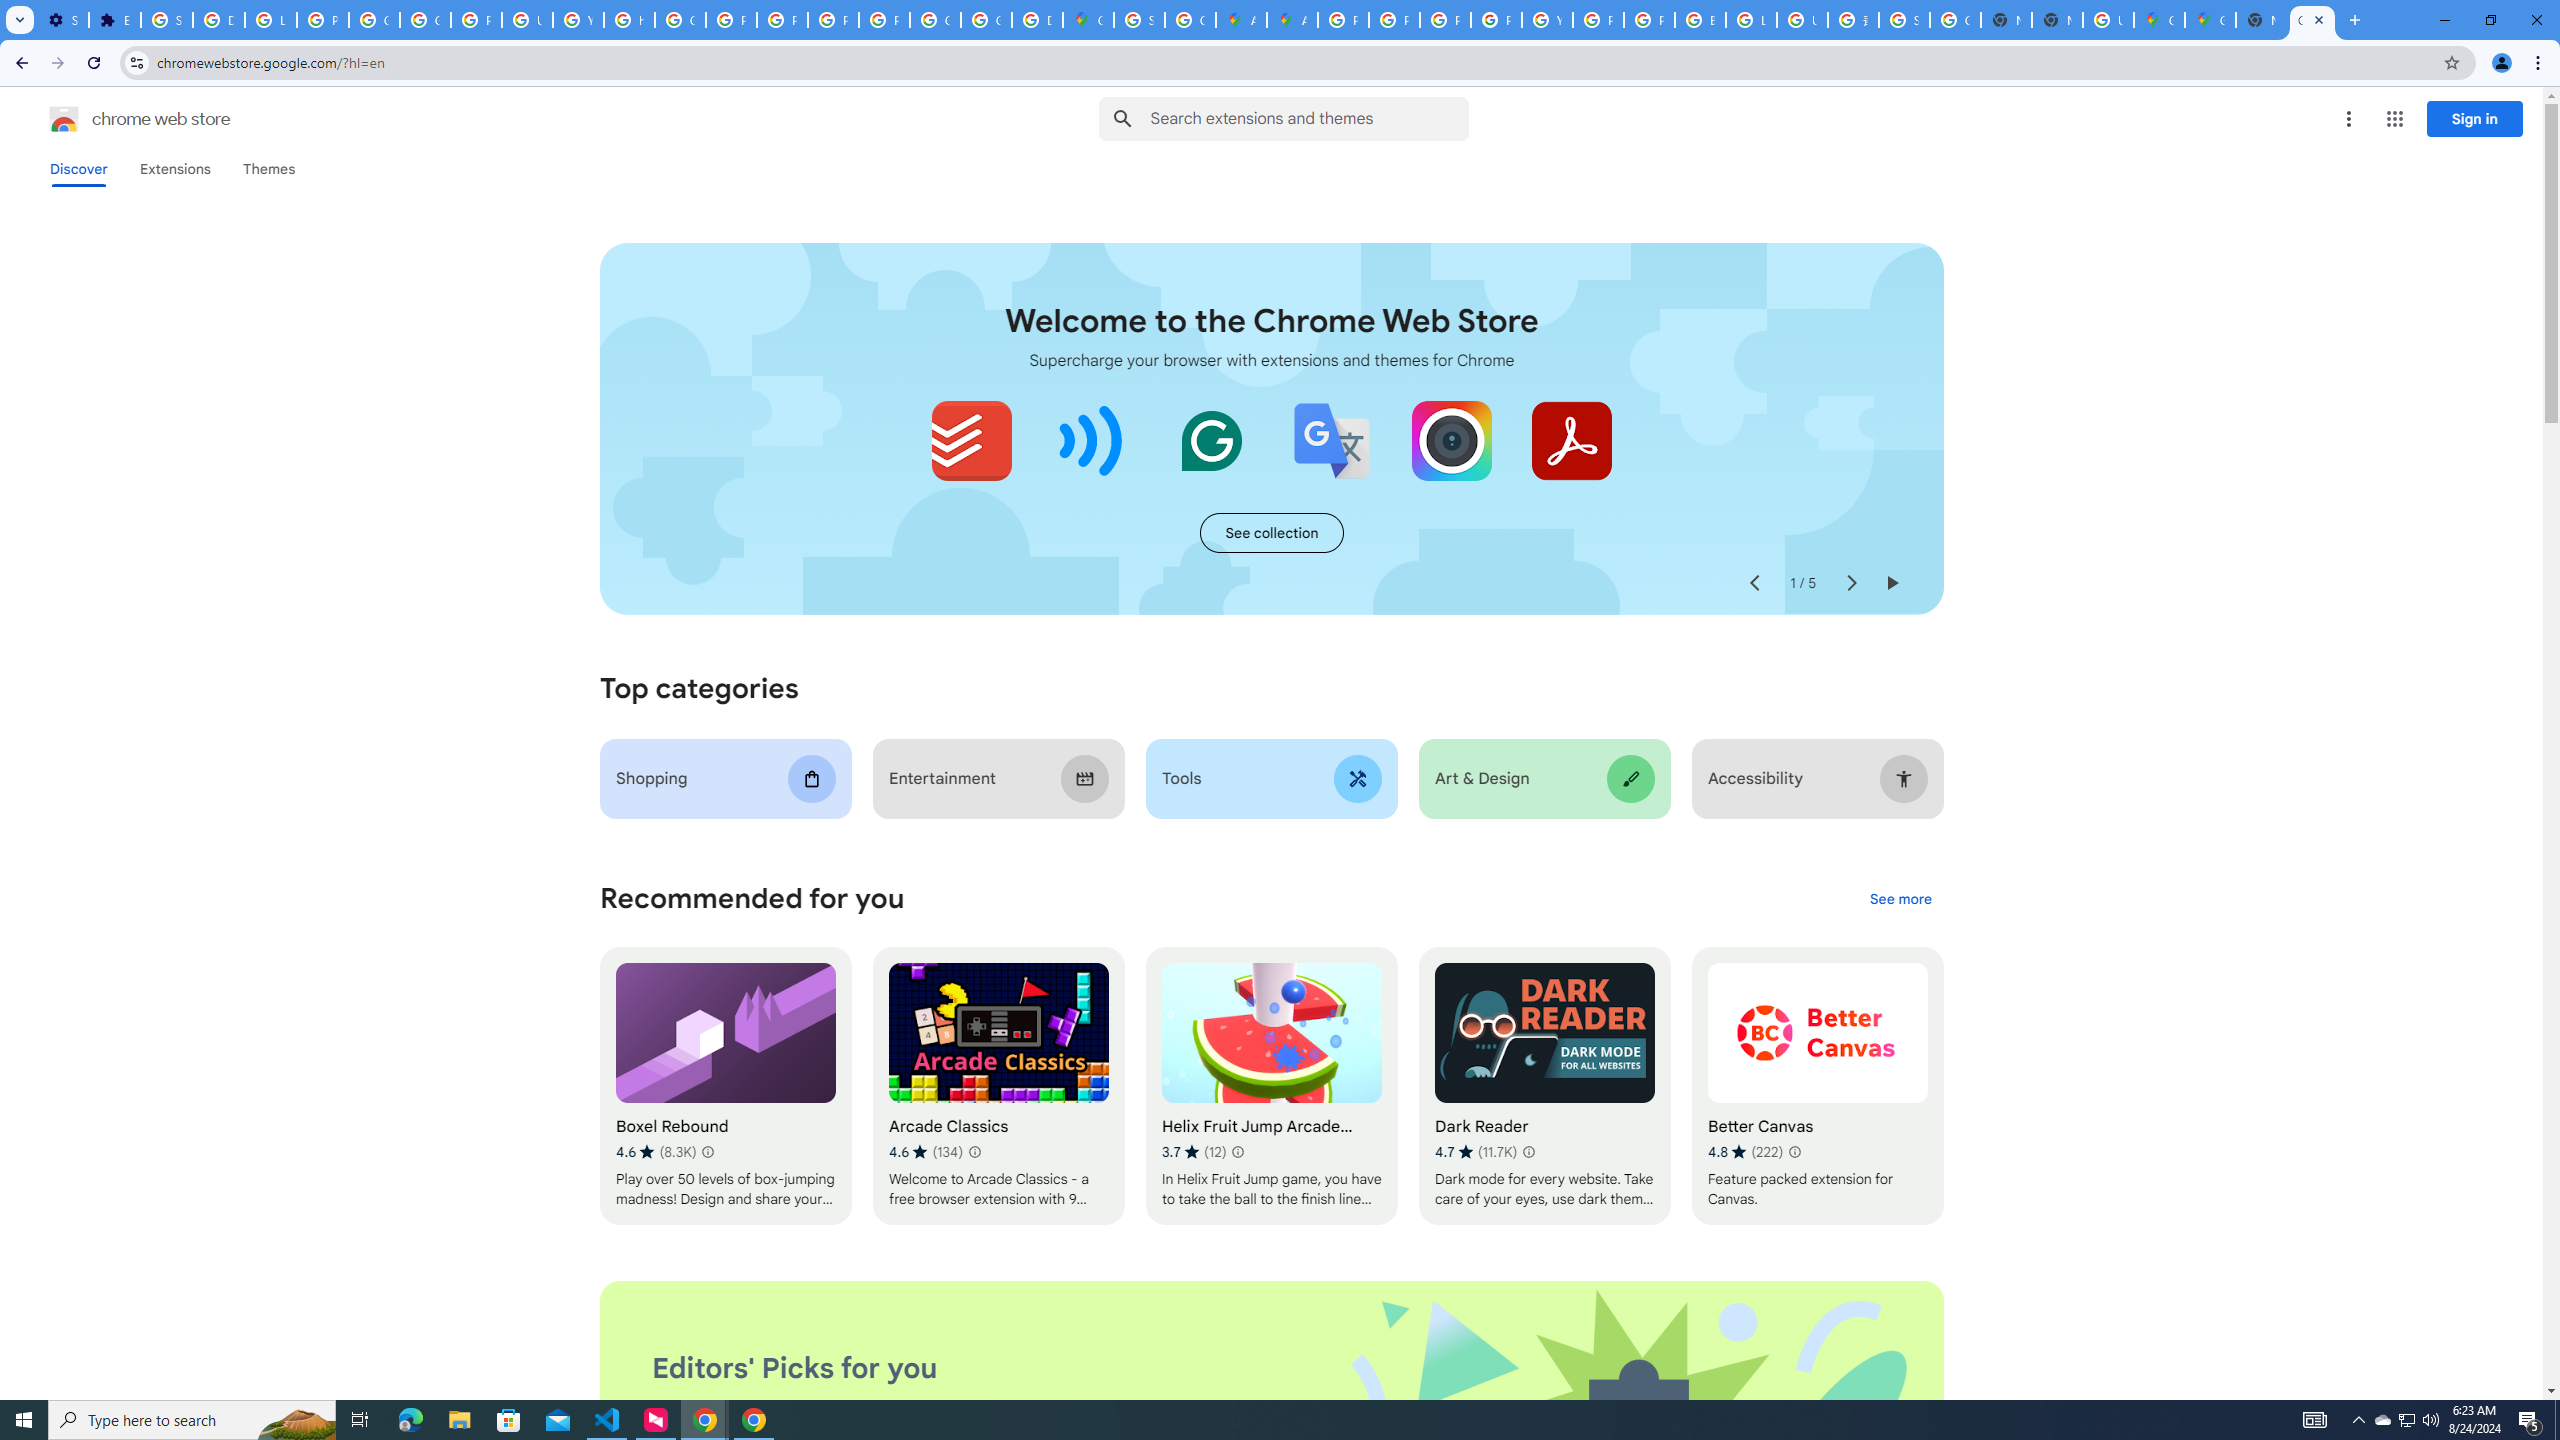  What do you see at coordinates (1546, 19) in the screenshot?
I see `'YouTube'` at bounding box center [1546, 19].